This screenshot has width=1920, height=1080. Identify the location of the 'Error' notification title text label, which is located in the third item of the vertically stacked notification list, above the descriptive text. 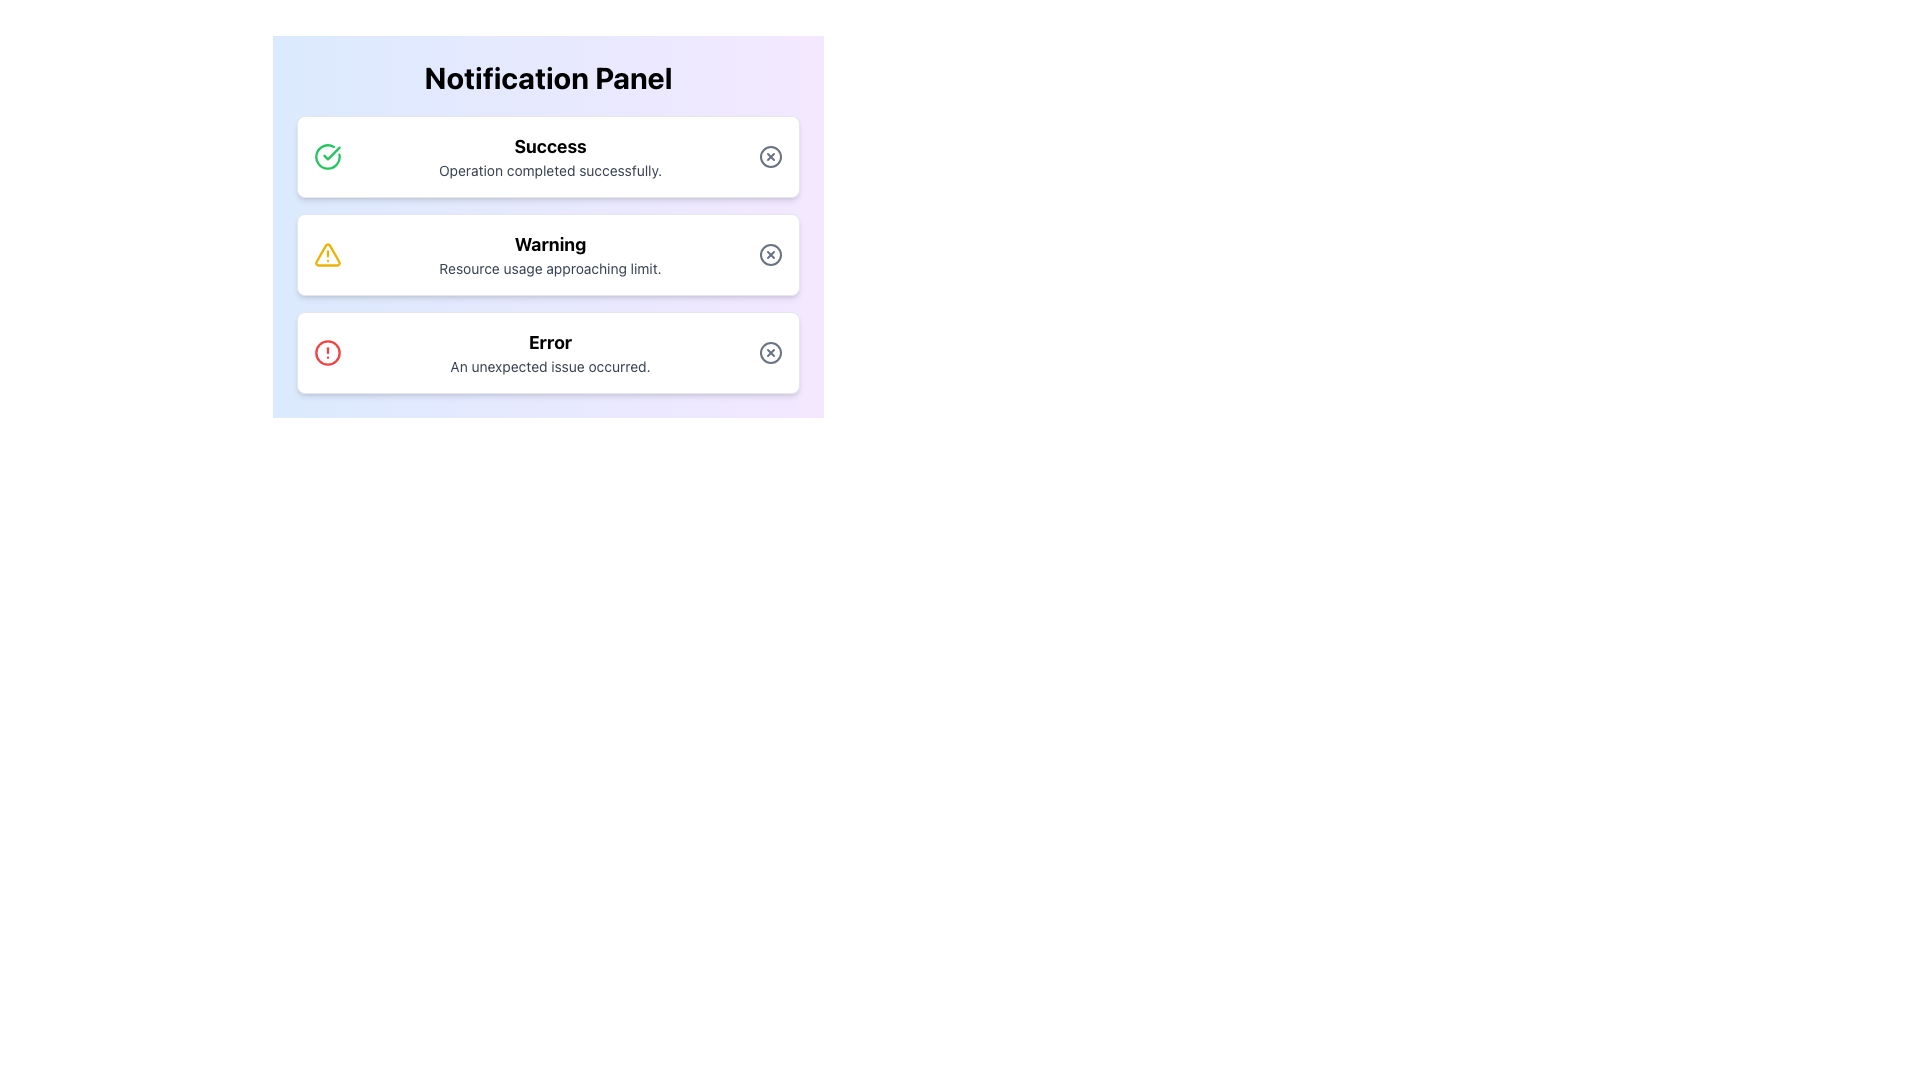
(550, 342).